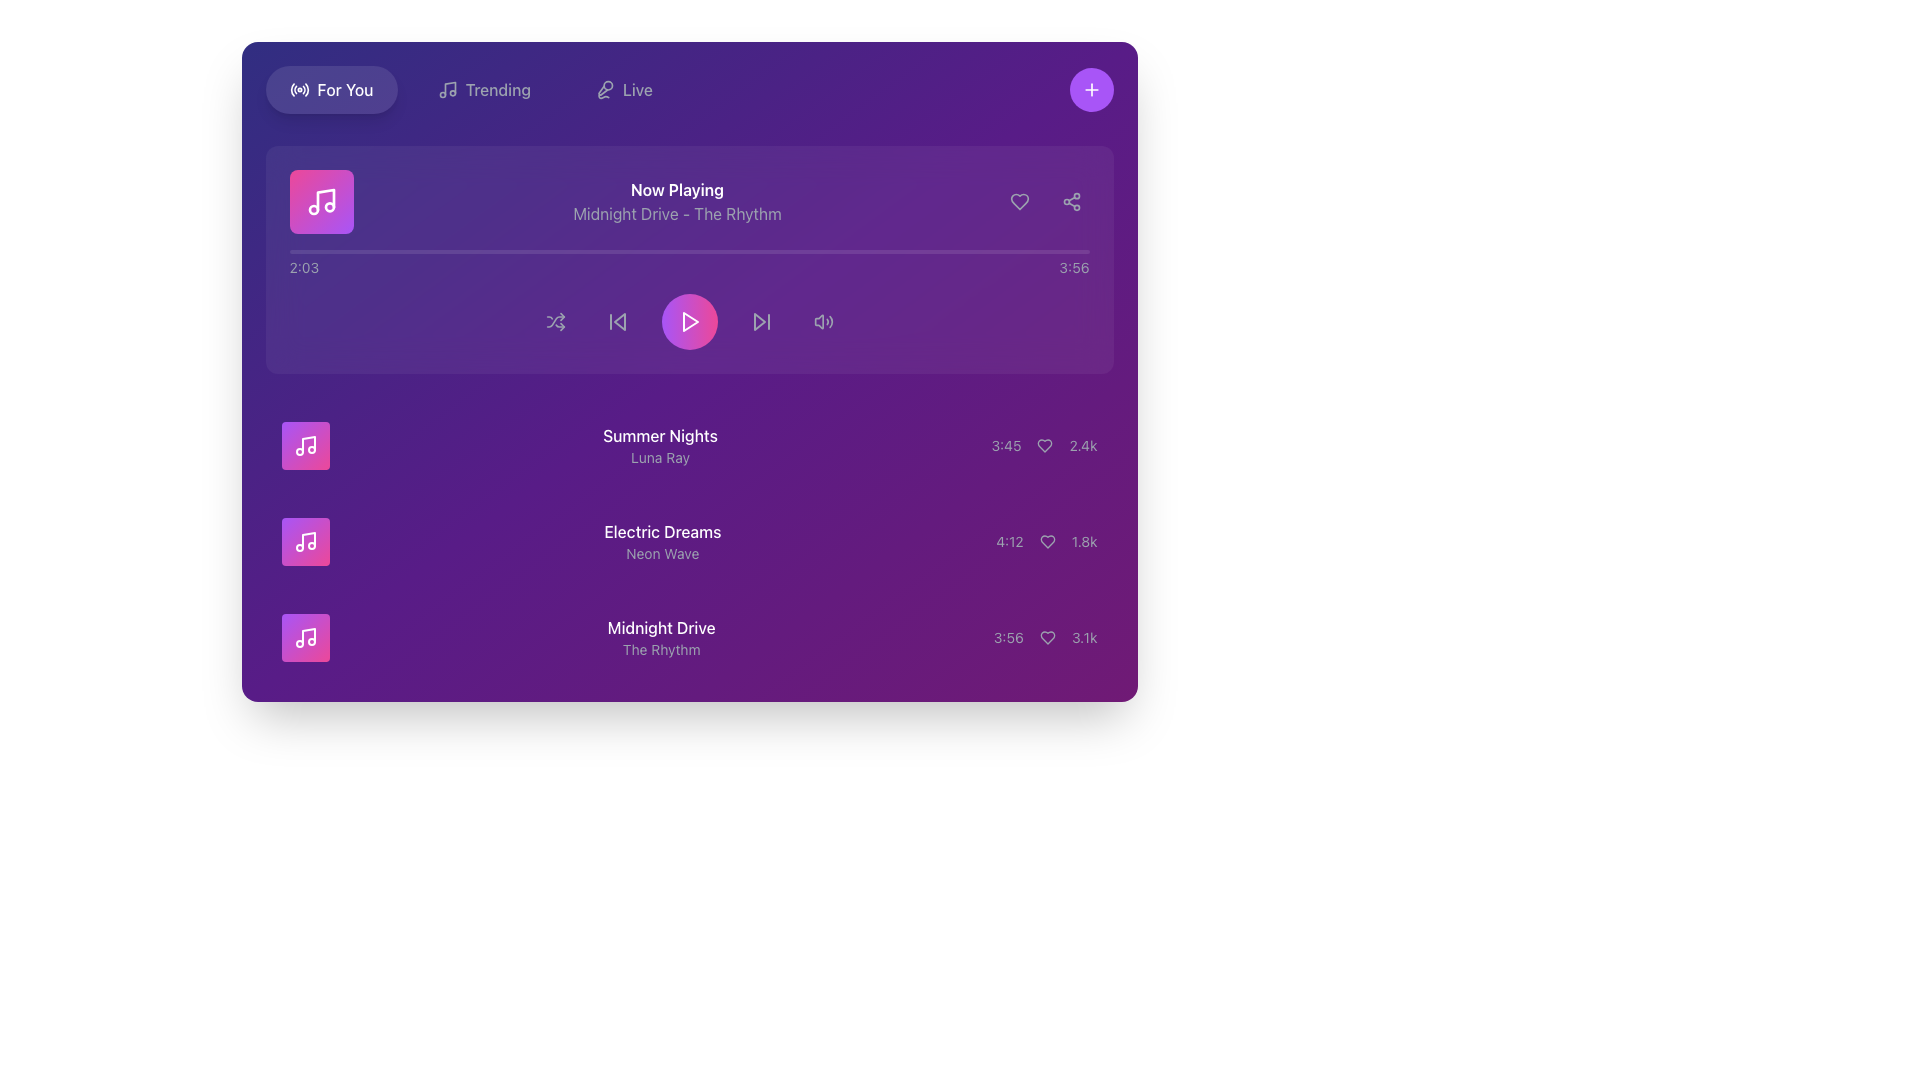 The image size is (1920, 1080). Describe the element at coordinates (398, 250) in the screenshot. I see `playback position` at that location.